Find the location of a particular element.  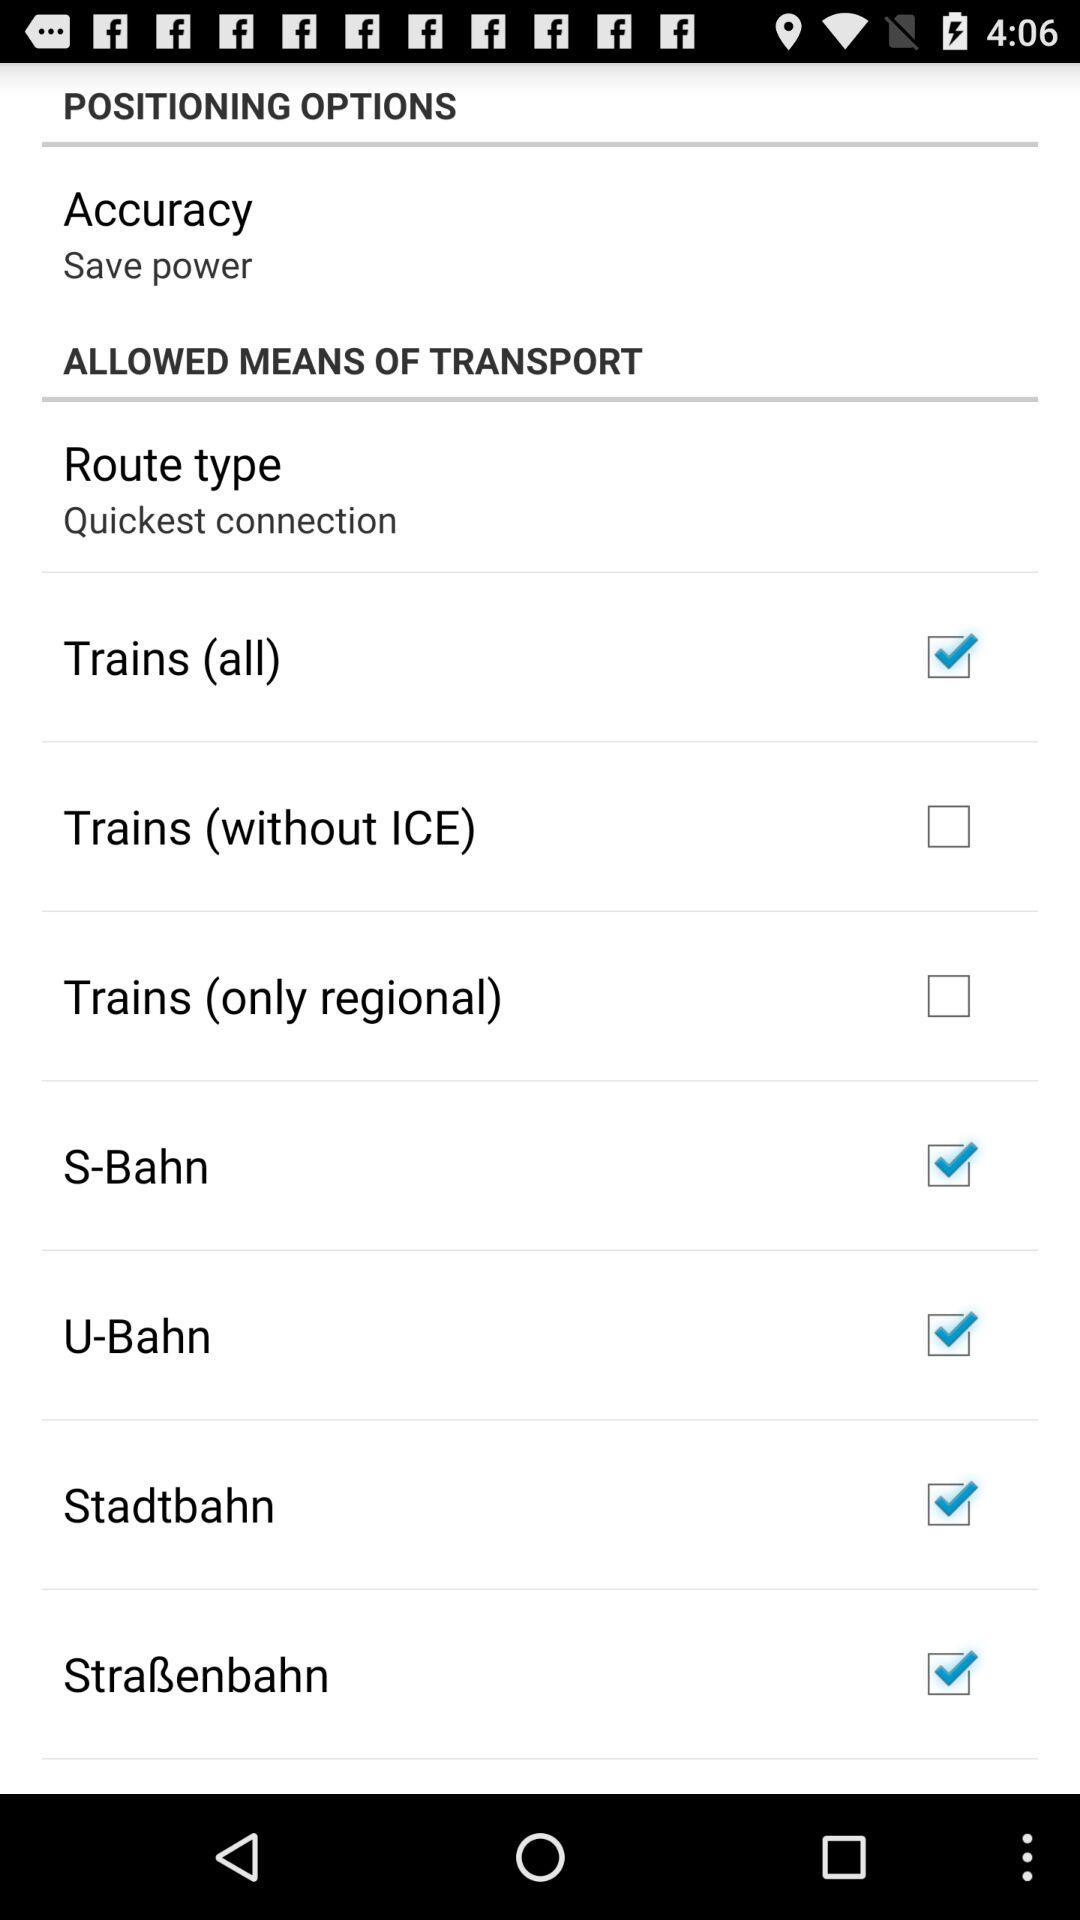

the accuracy app is located at coordinates (156, 207).